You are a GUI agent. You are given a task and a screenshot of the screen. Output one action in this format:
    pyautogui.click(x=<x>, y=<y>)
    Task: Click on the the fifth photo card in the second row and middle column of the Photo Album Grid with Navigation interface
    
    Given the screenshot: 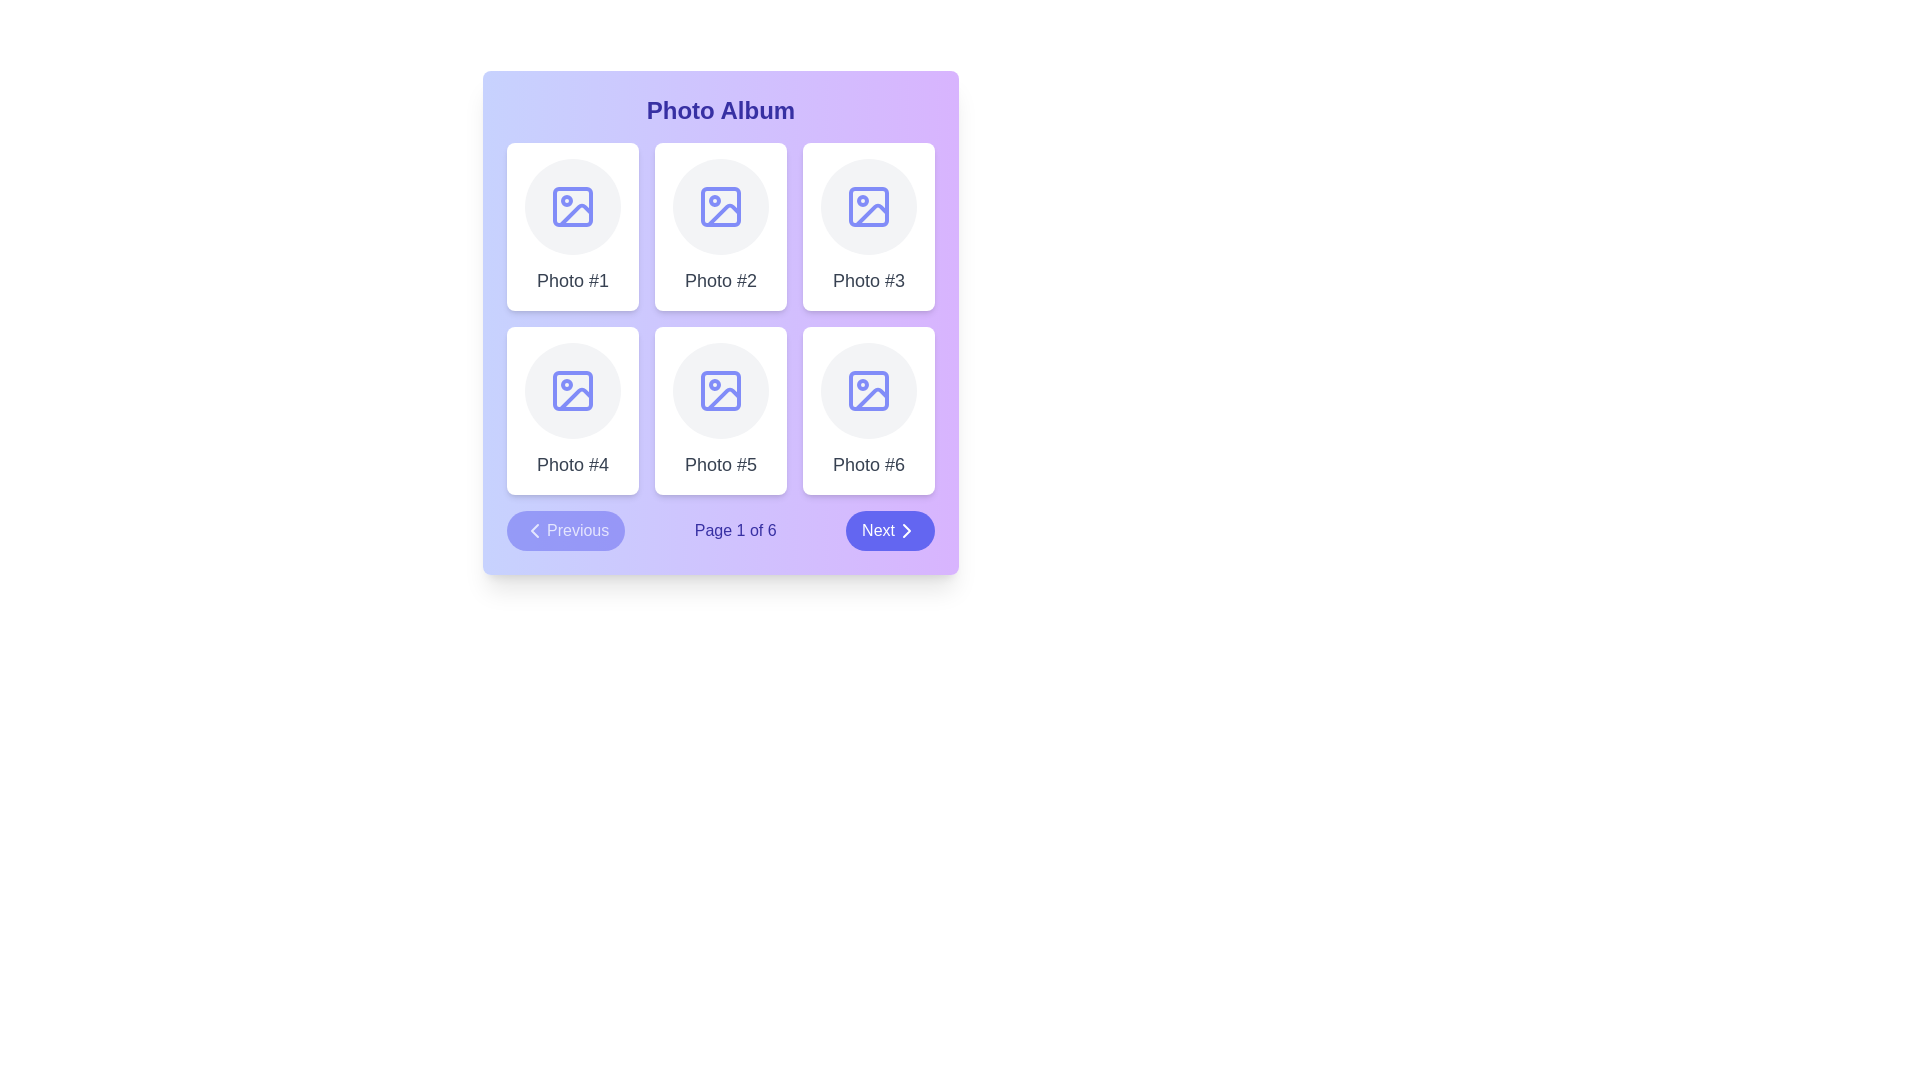 What is the action you would take?
    pyautogui.click(x=720, y=322)
    